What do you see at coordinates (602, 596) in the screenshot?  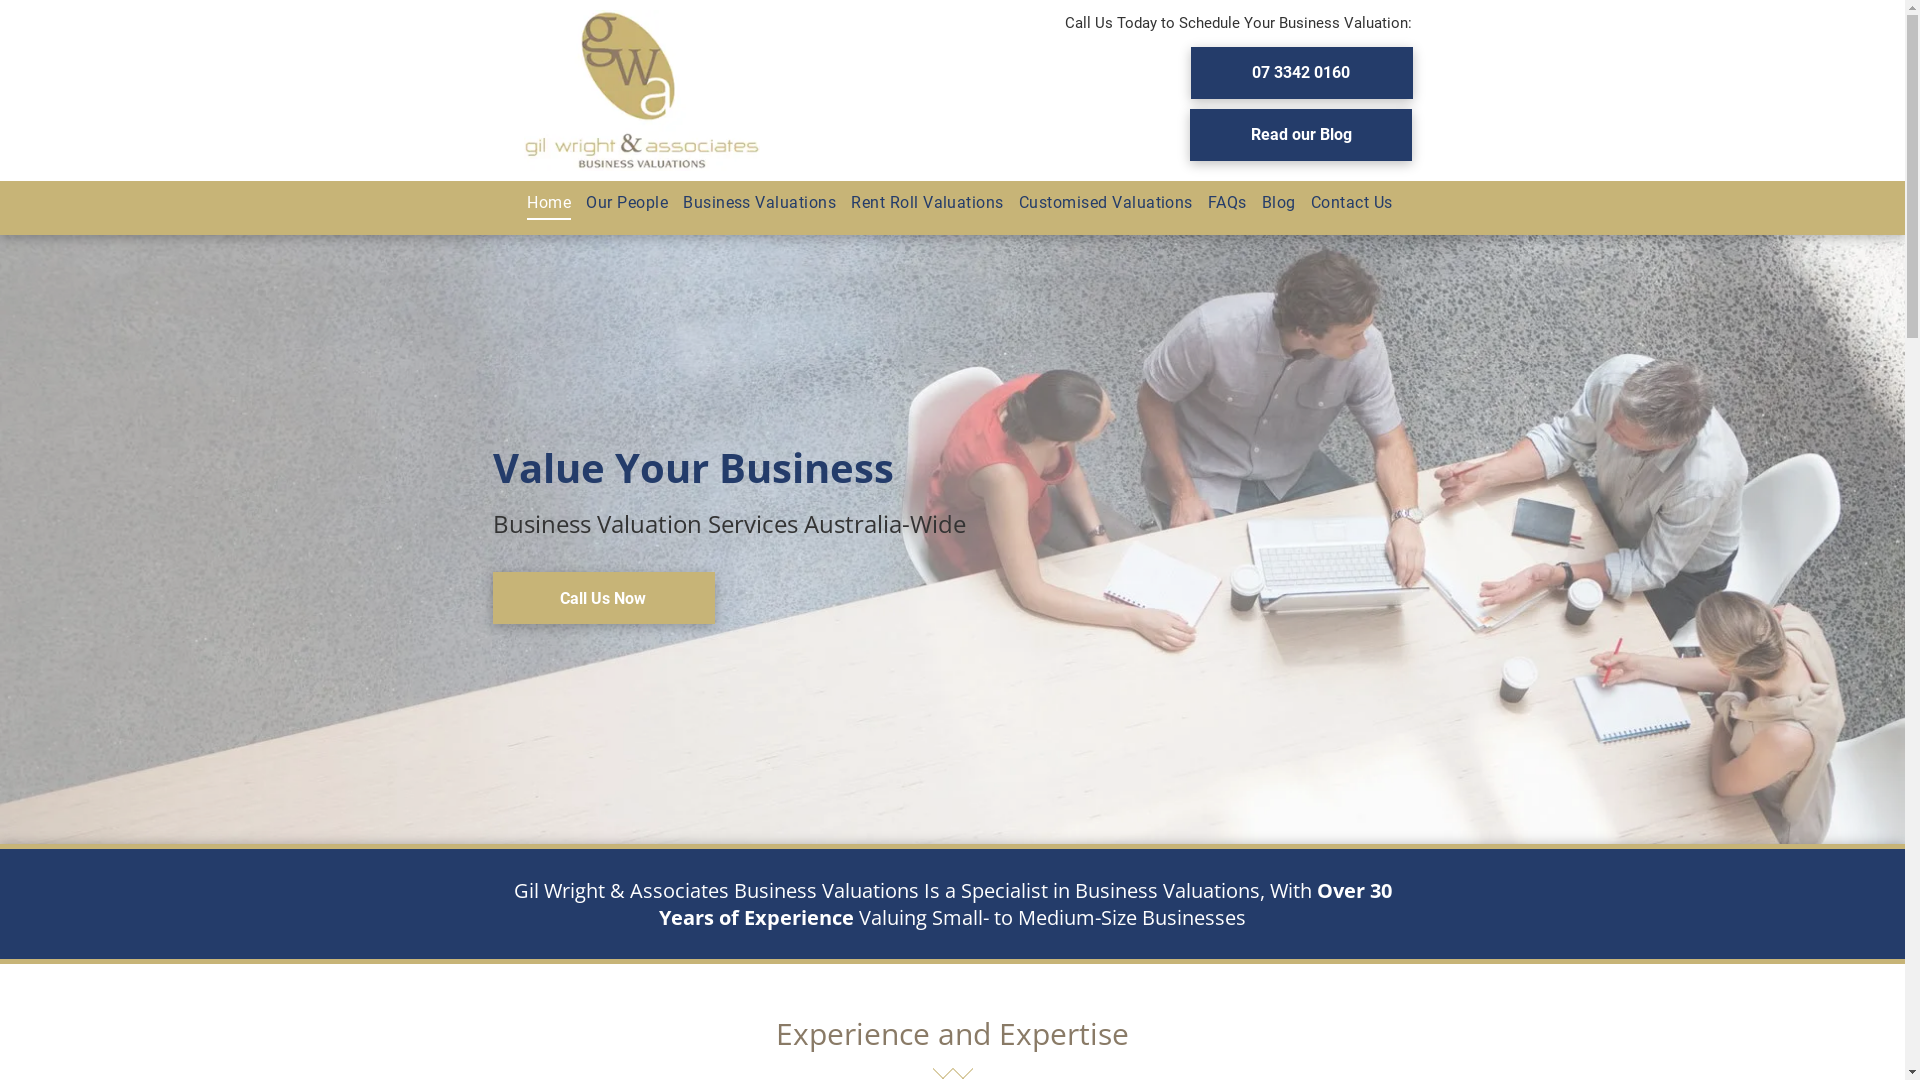 I see `'Call Us Now'` at bounding box center [602, 596].